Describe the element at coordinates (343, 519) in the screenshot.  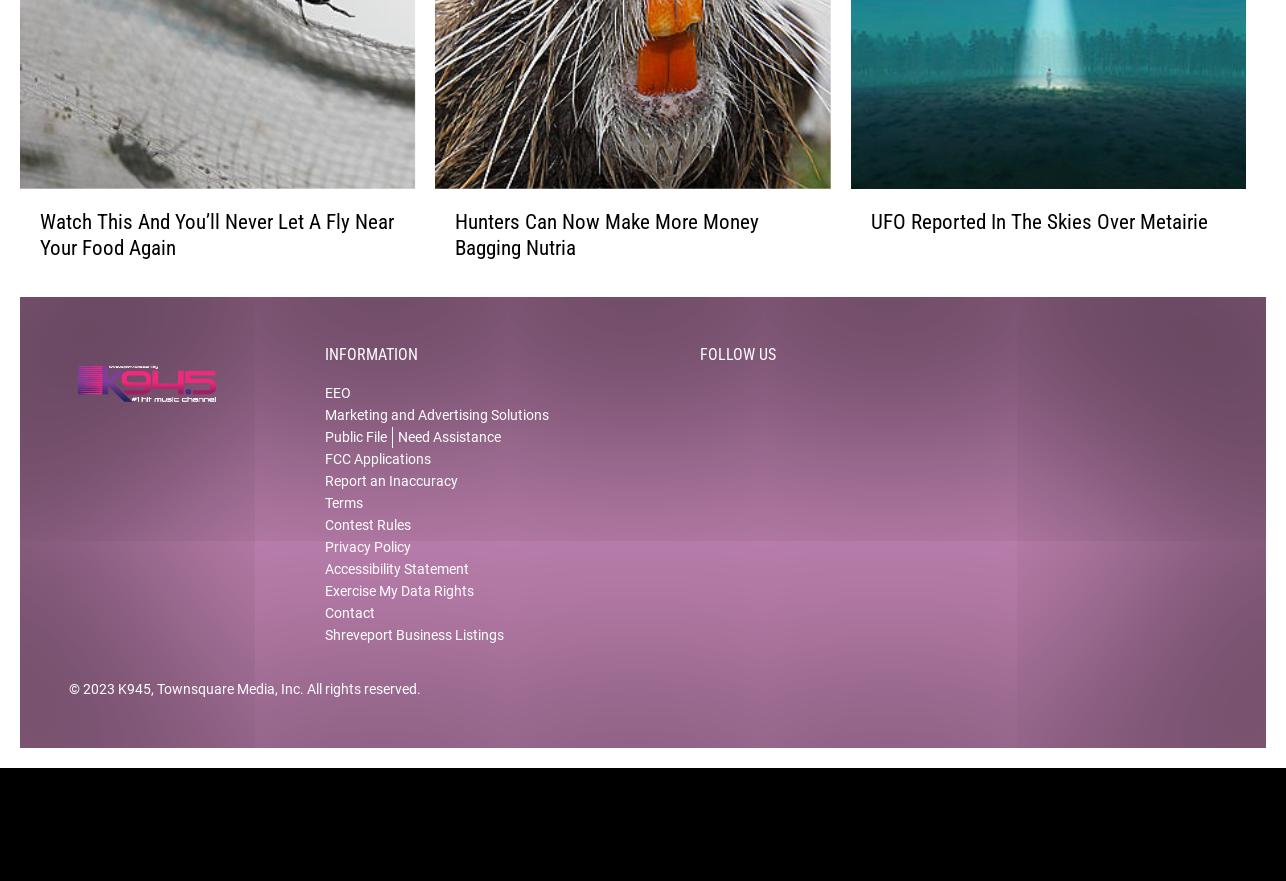
I see `'Terms'` at that location.